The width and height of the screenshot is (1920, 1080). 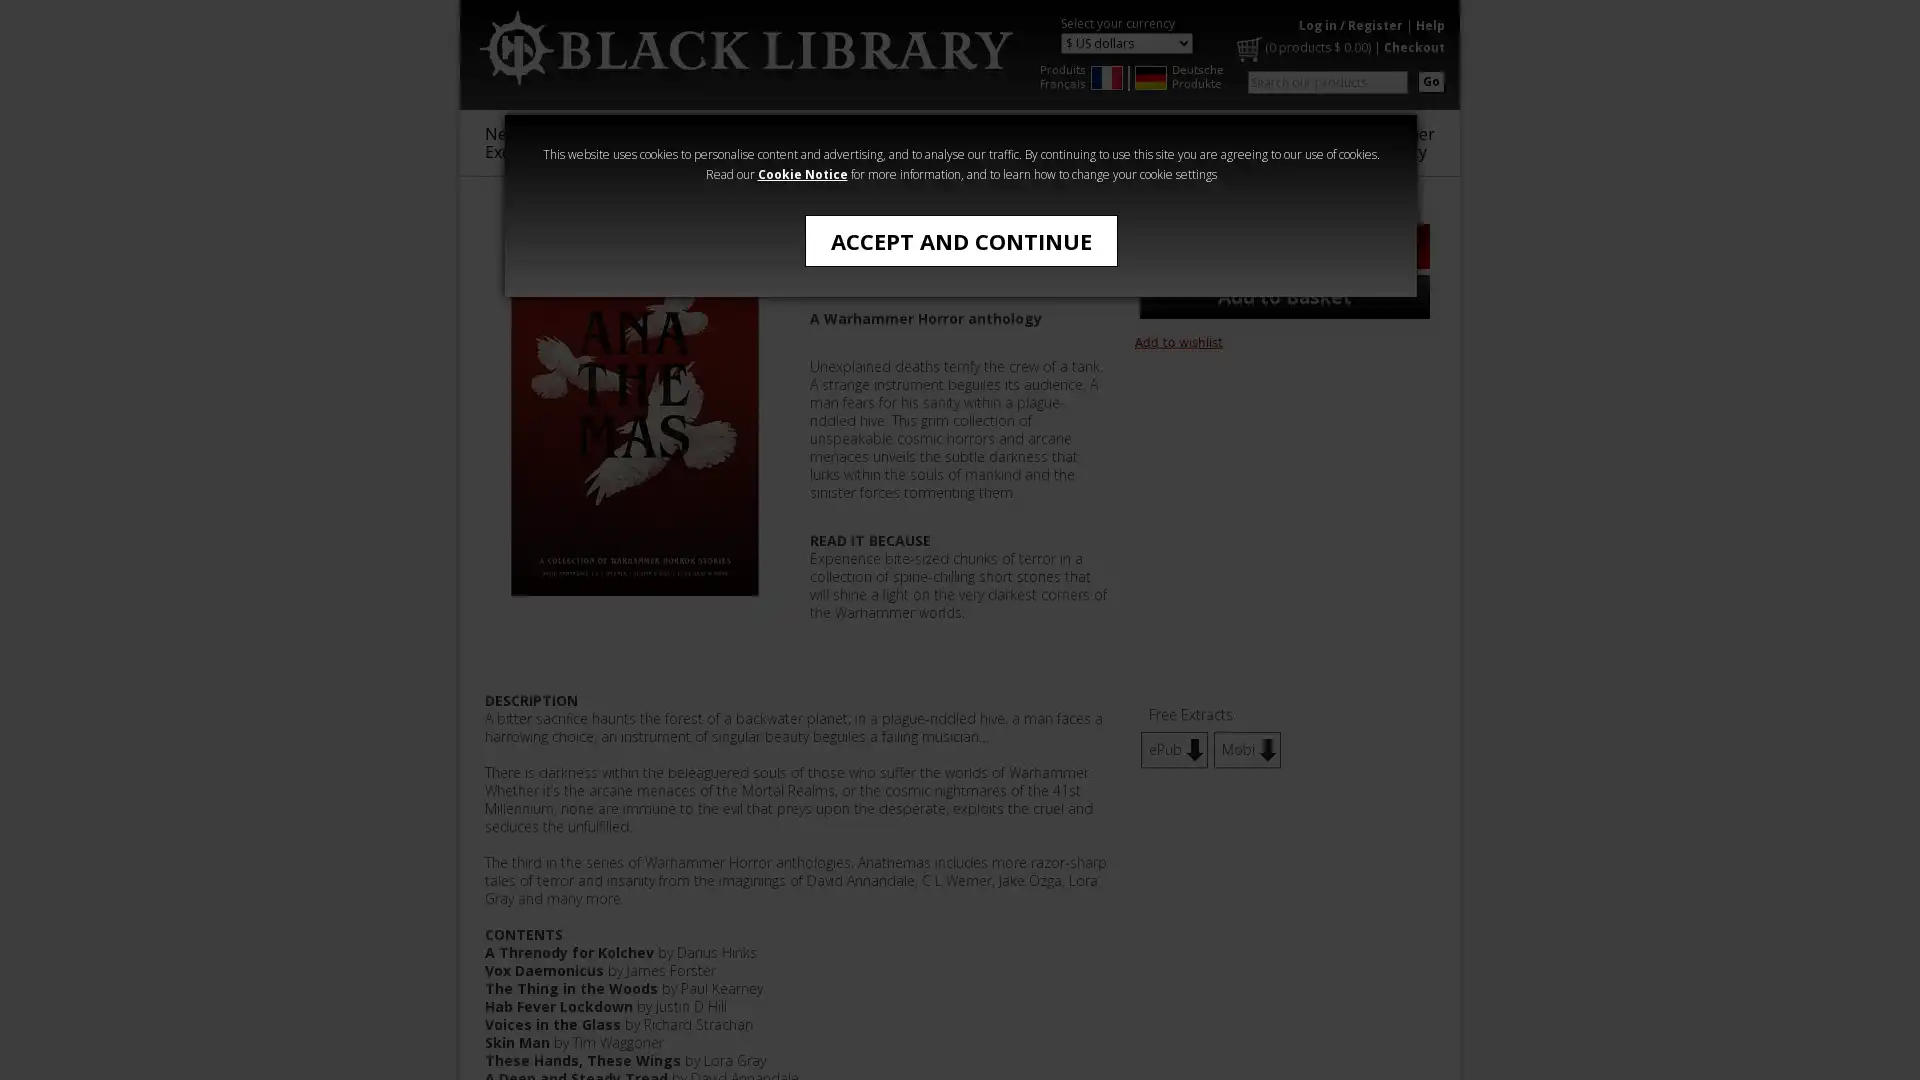 I want to click on ACCEPT AND CONTINUE, so click(x=960, y=239).